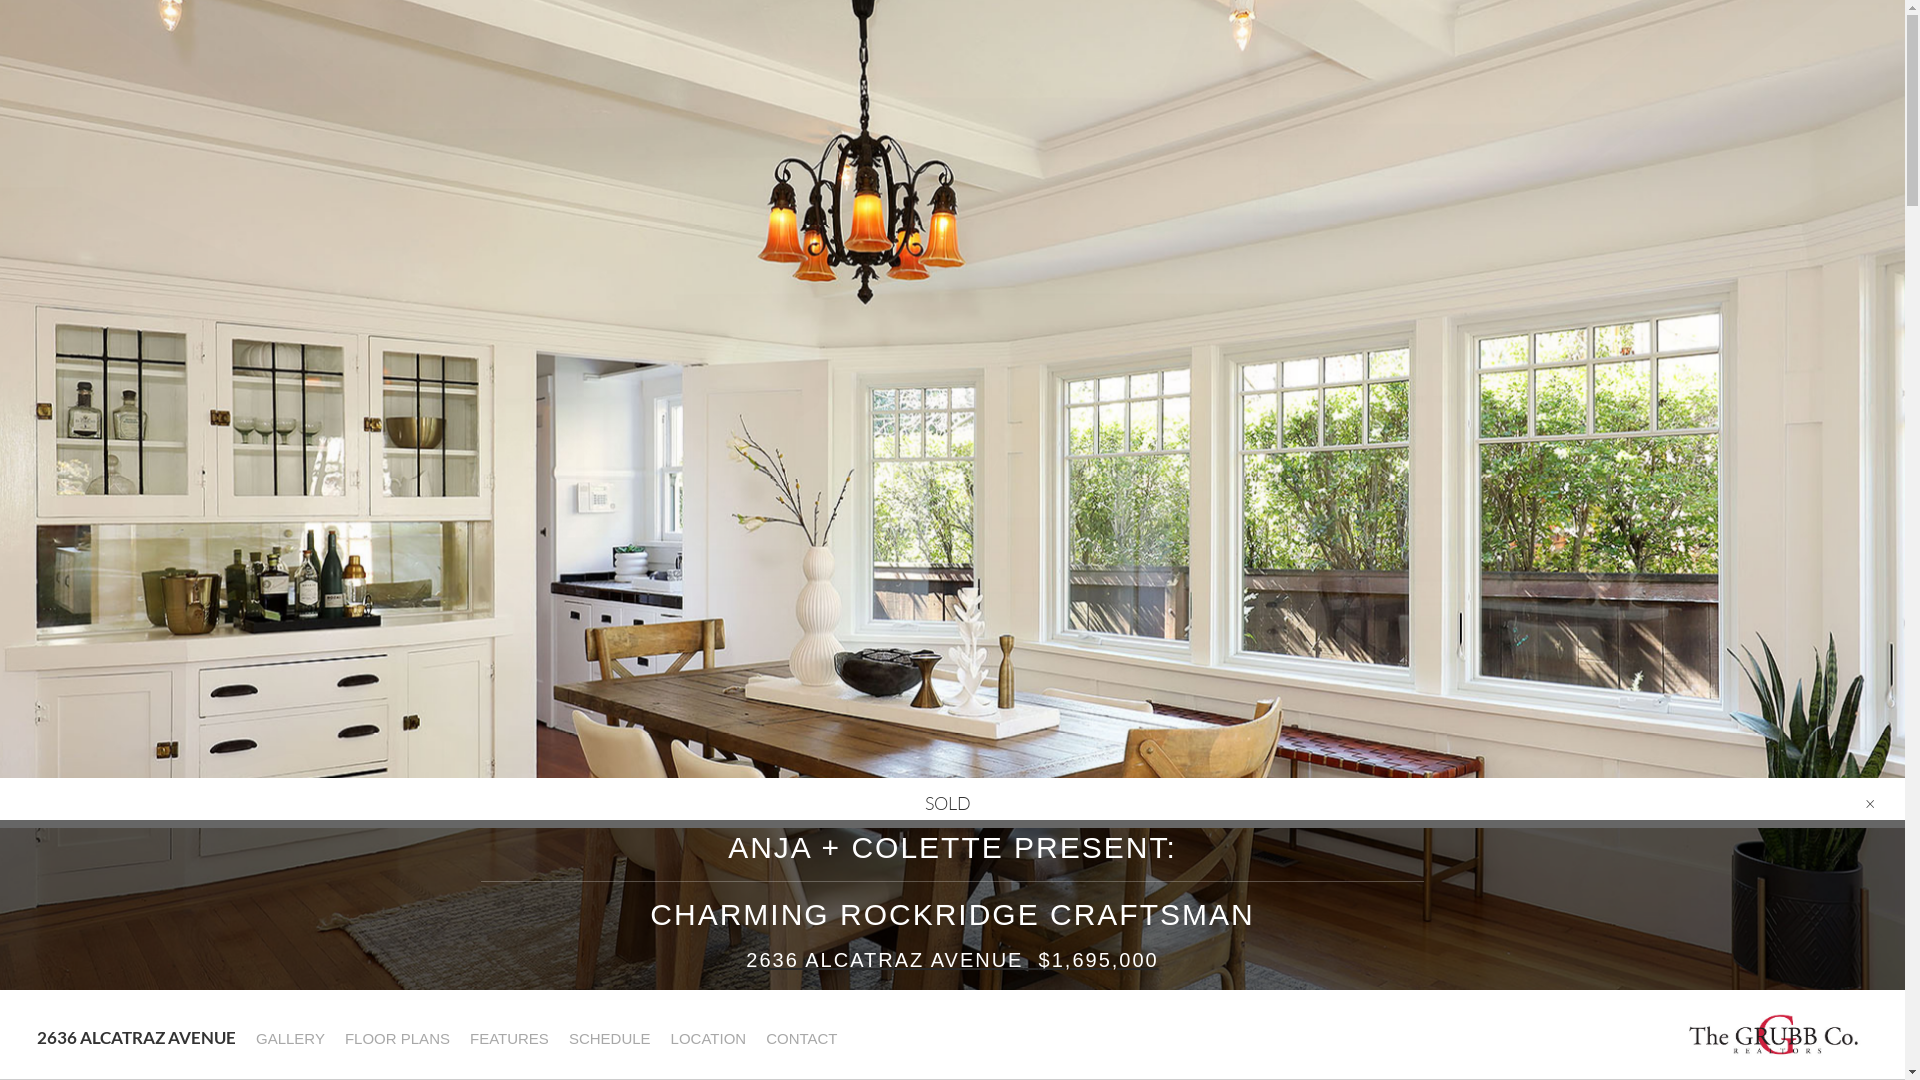 The width and height of the screenshot is (1920, 1080). I want to click on 'SCHEDULE', so click(608, 1037).